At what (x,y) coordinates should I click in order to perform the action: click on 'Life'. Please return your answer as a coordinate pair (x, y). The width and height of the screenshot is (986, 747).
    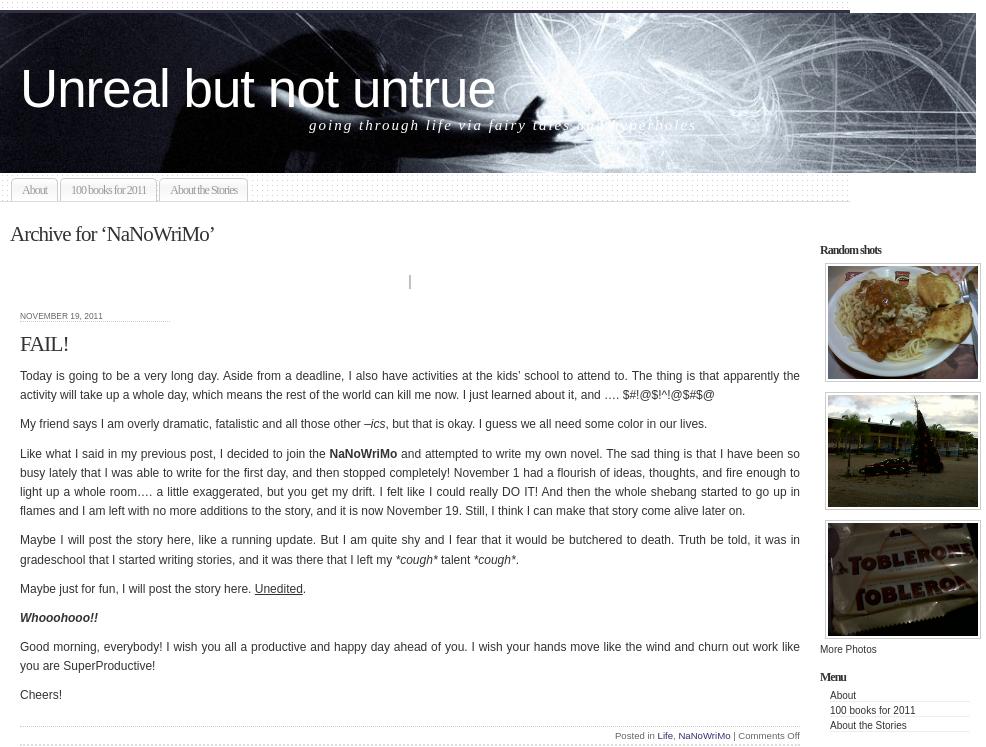
    Looking at the image, I should click on (663, 733).